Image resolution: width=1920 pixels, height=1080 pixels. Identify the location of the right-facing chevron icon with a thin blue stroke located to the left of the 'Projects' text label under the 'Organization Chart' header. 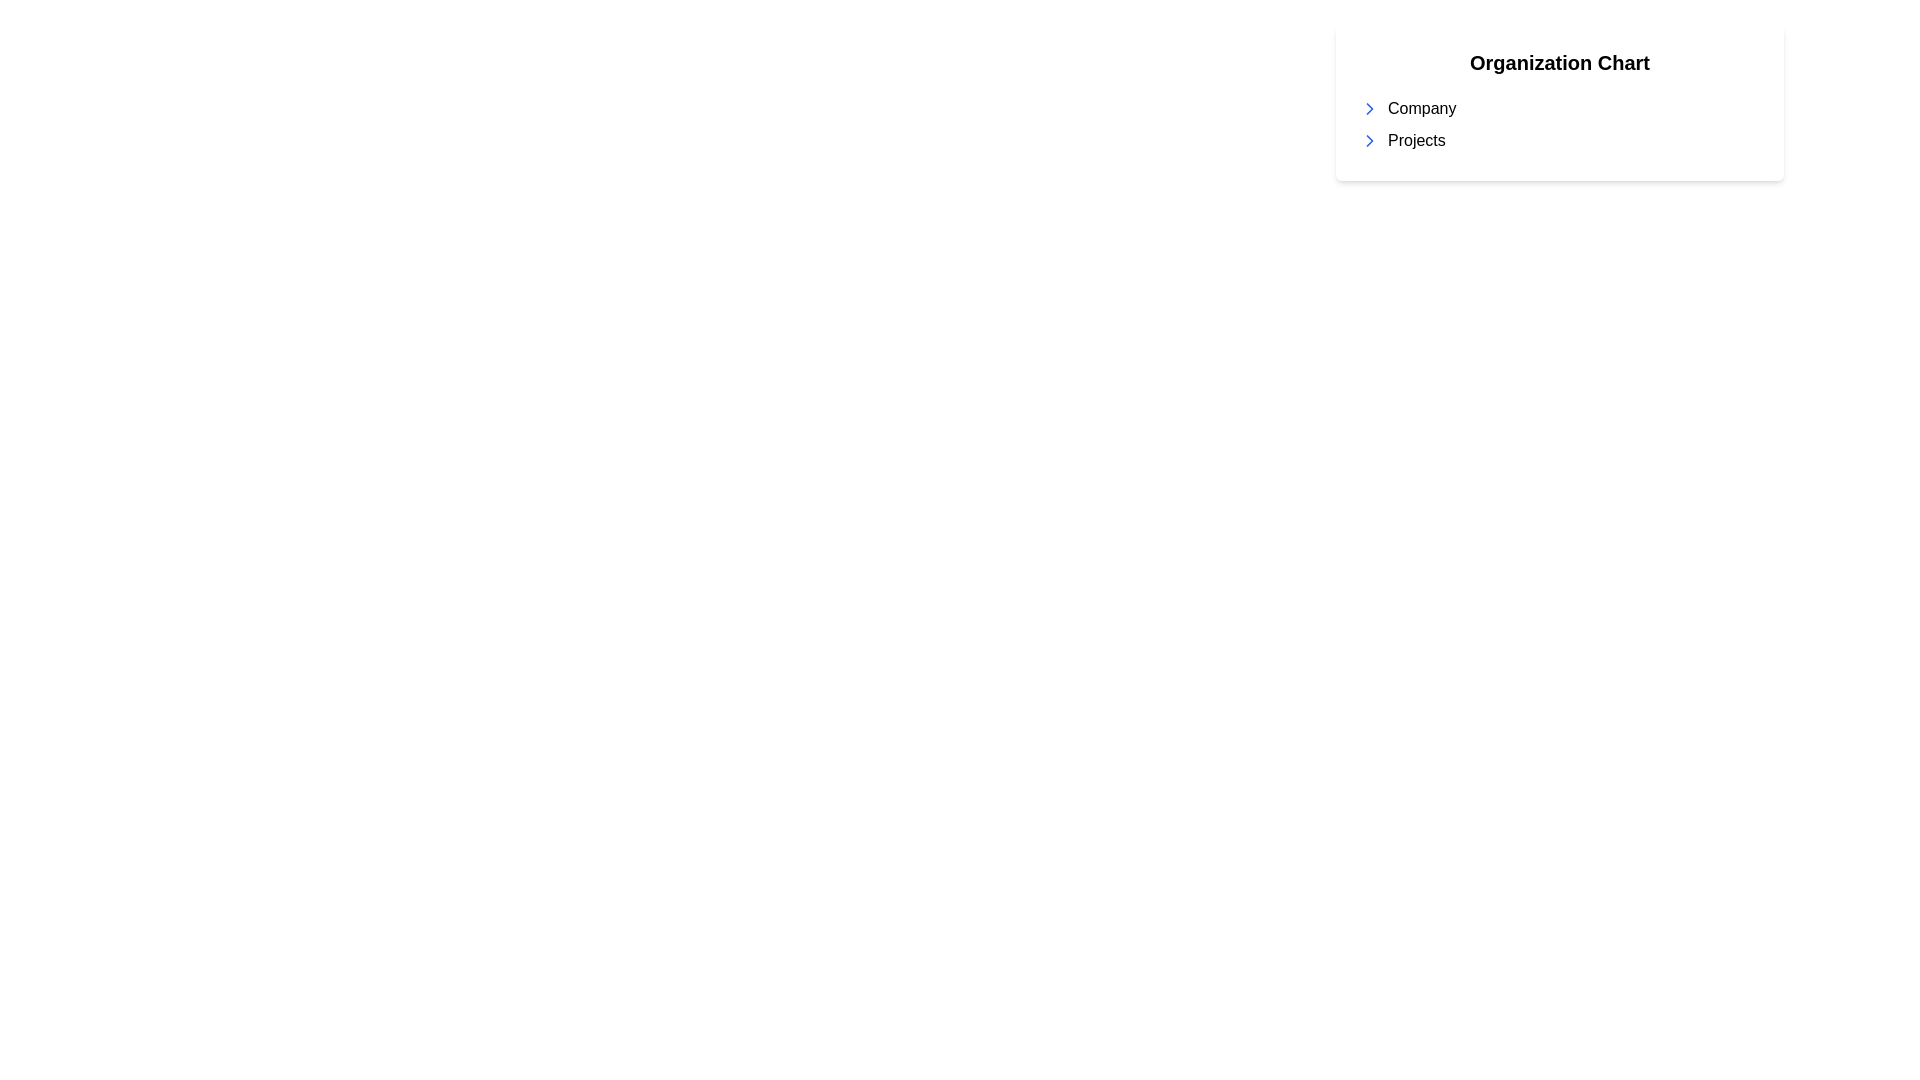
(1368, 140).